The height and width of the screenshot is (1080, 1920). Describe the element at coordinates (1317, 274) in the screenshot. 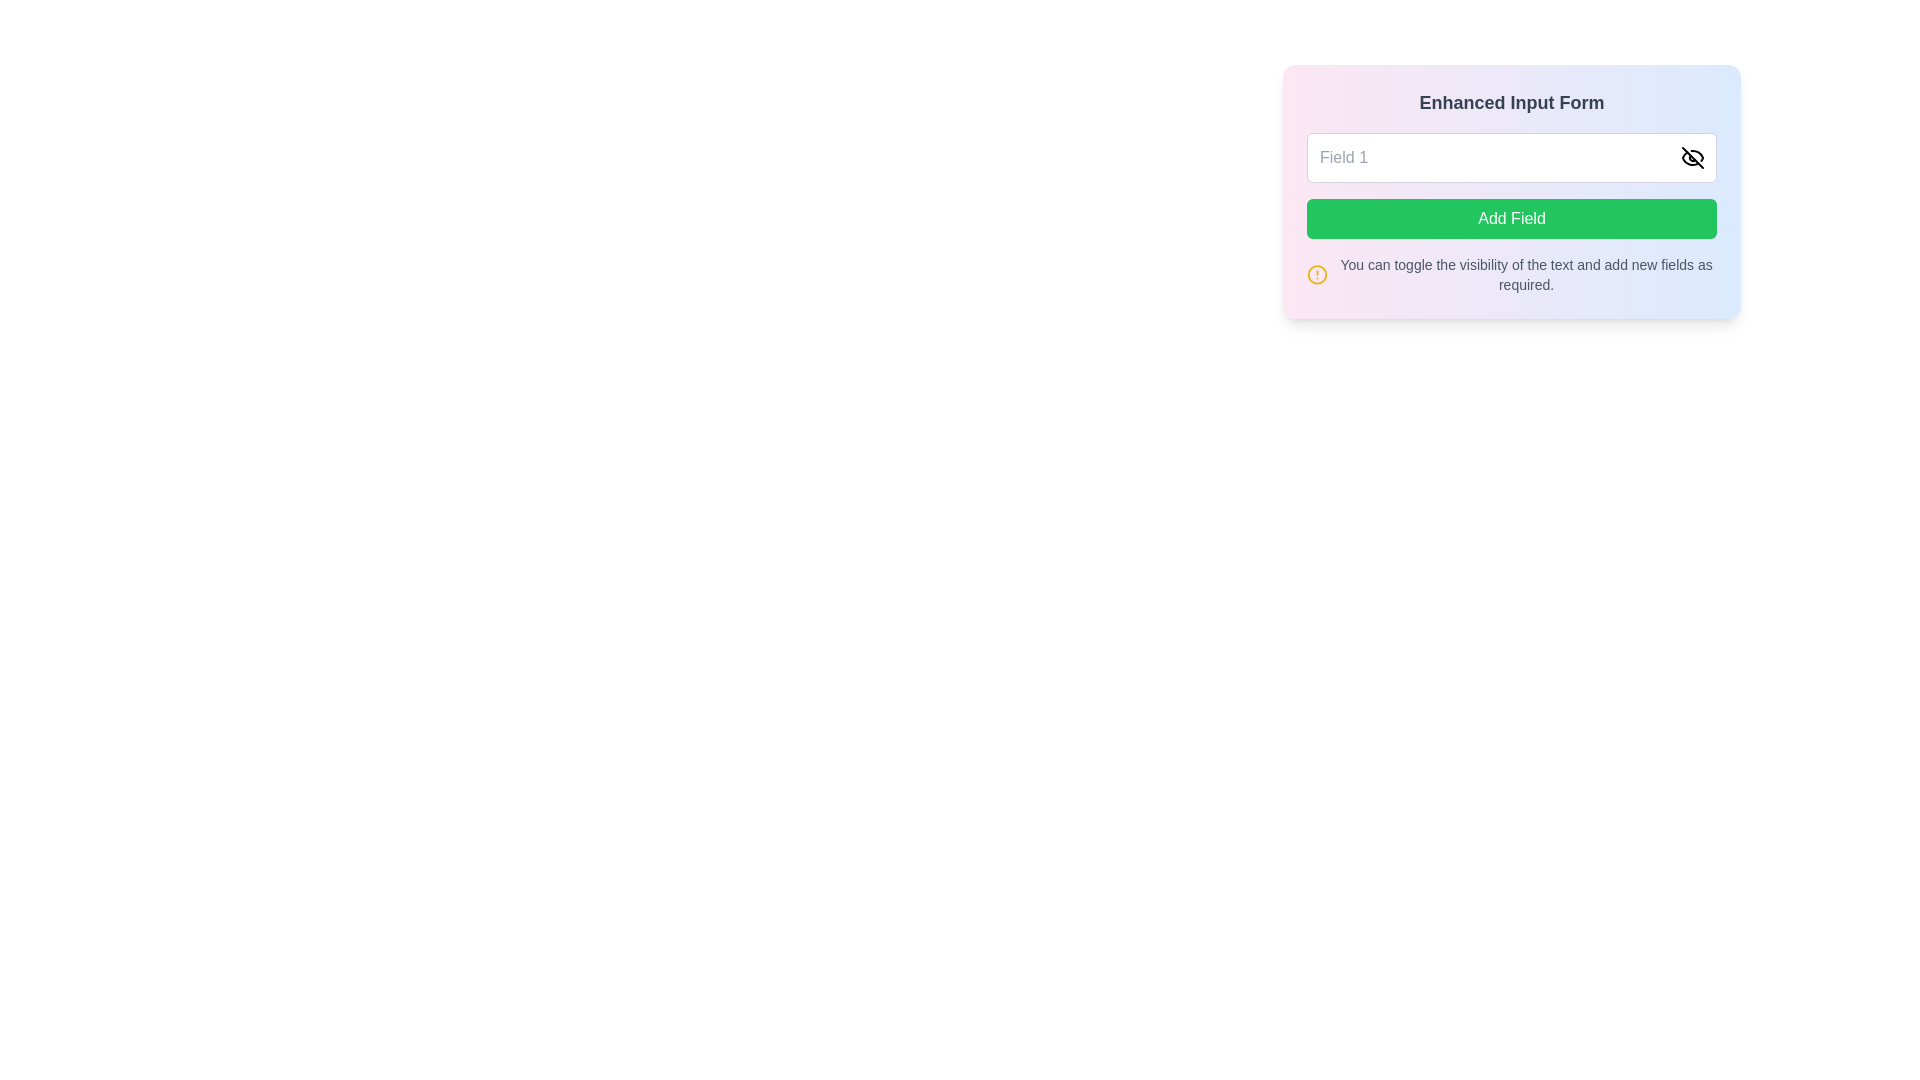

I see `the circular yellow alert icon that resembles a warning symbol, located to the left of the descriptive text regarding toggling visibility and adding new fields` at that location.